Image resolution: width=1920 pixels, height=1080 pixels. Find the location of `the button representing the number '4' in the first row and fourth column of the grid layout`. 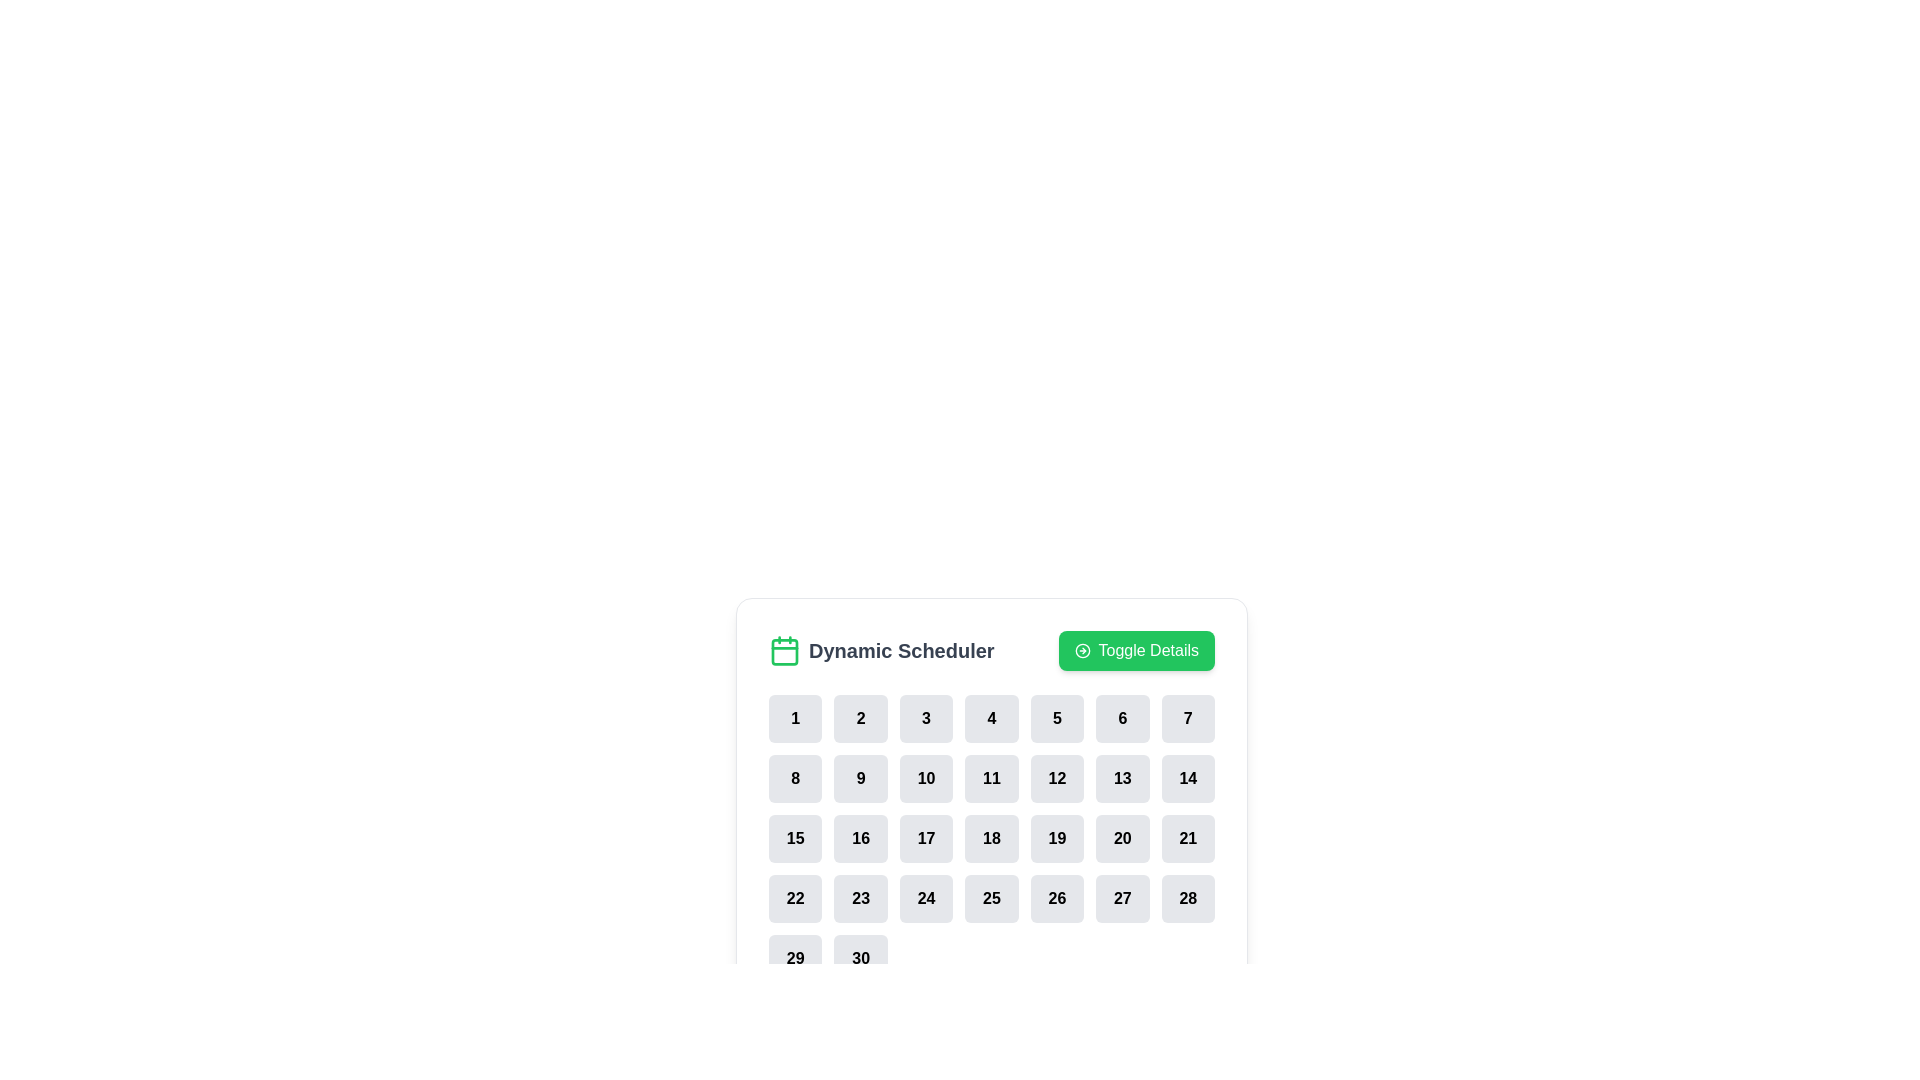

the button representing the number '4' in the first row and fourth column of the grid layout is located at coordinates (992, 717).